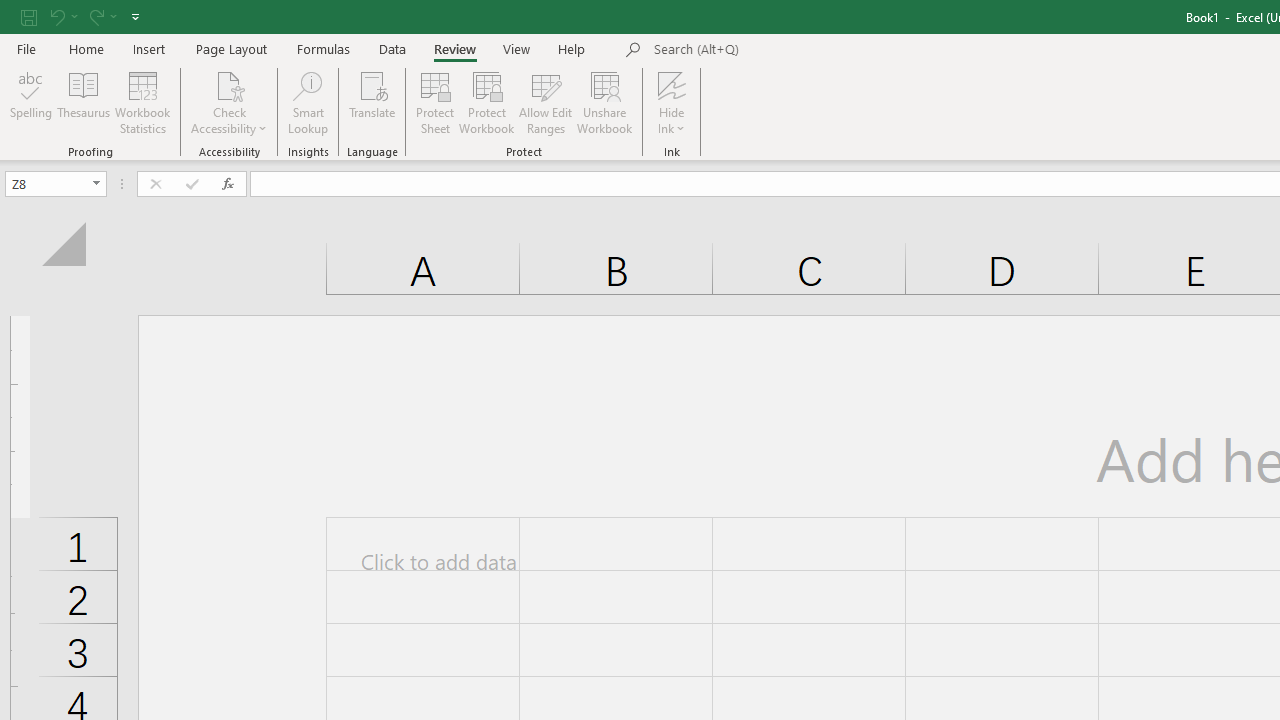 Image resolution: width=1280 pixels, height=720 pixels. I want to click on 'Redo', so click(101, 16).